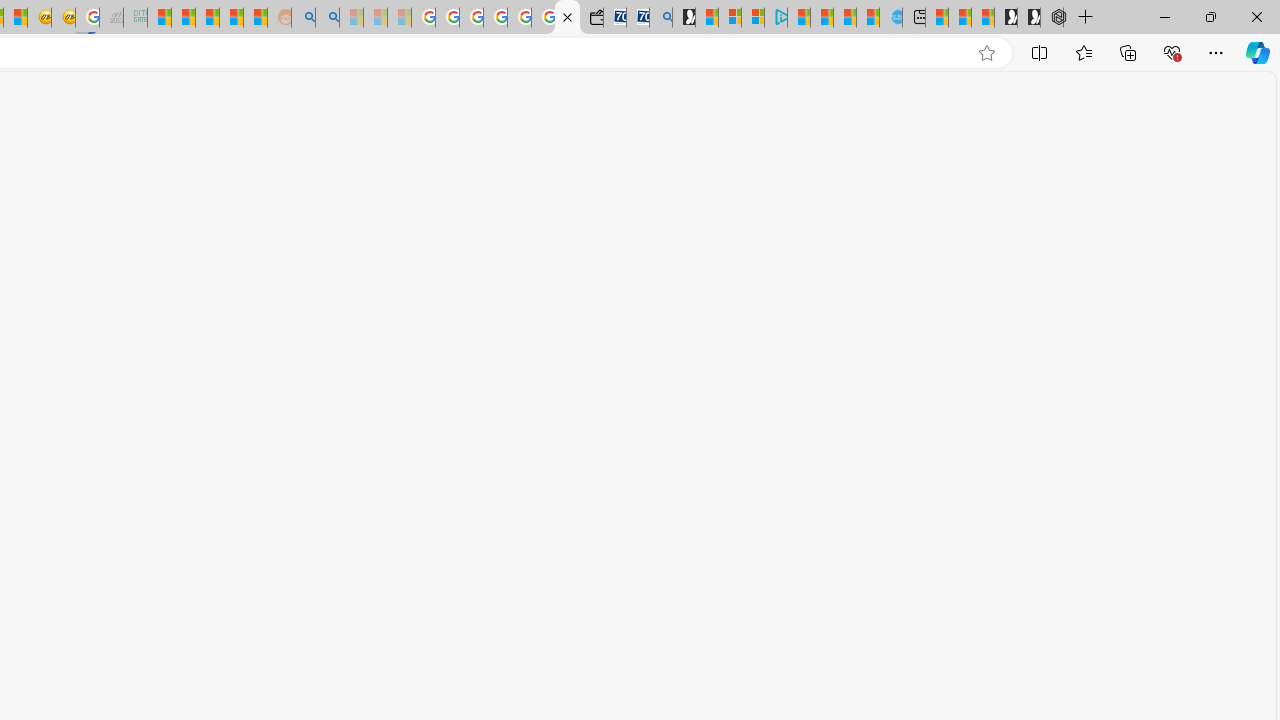 The image size is (1280, 720). What do you see at coordinates (637, 17) in the screenshot?
I see `'Cheap Car Rentals - Save70.com'` at bounding box center [637, 17].